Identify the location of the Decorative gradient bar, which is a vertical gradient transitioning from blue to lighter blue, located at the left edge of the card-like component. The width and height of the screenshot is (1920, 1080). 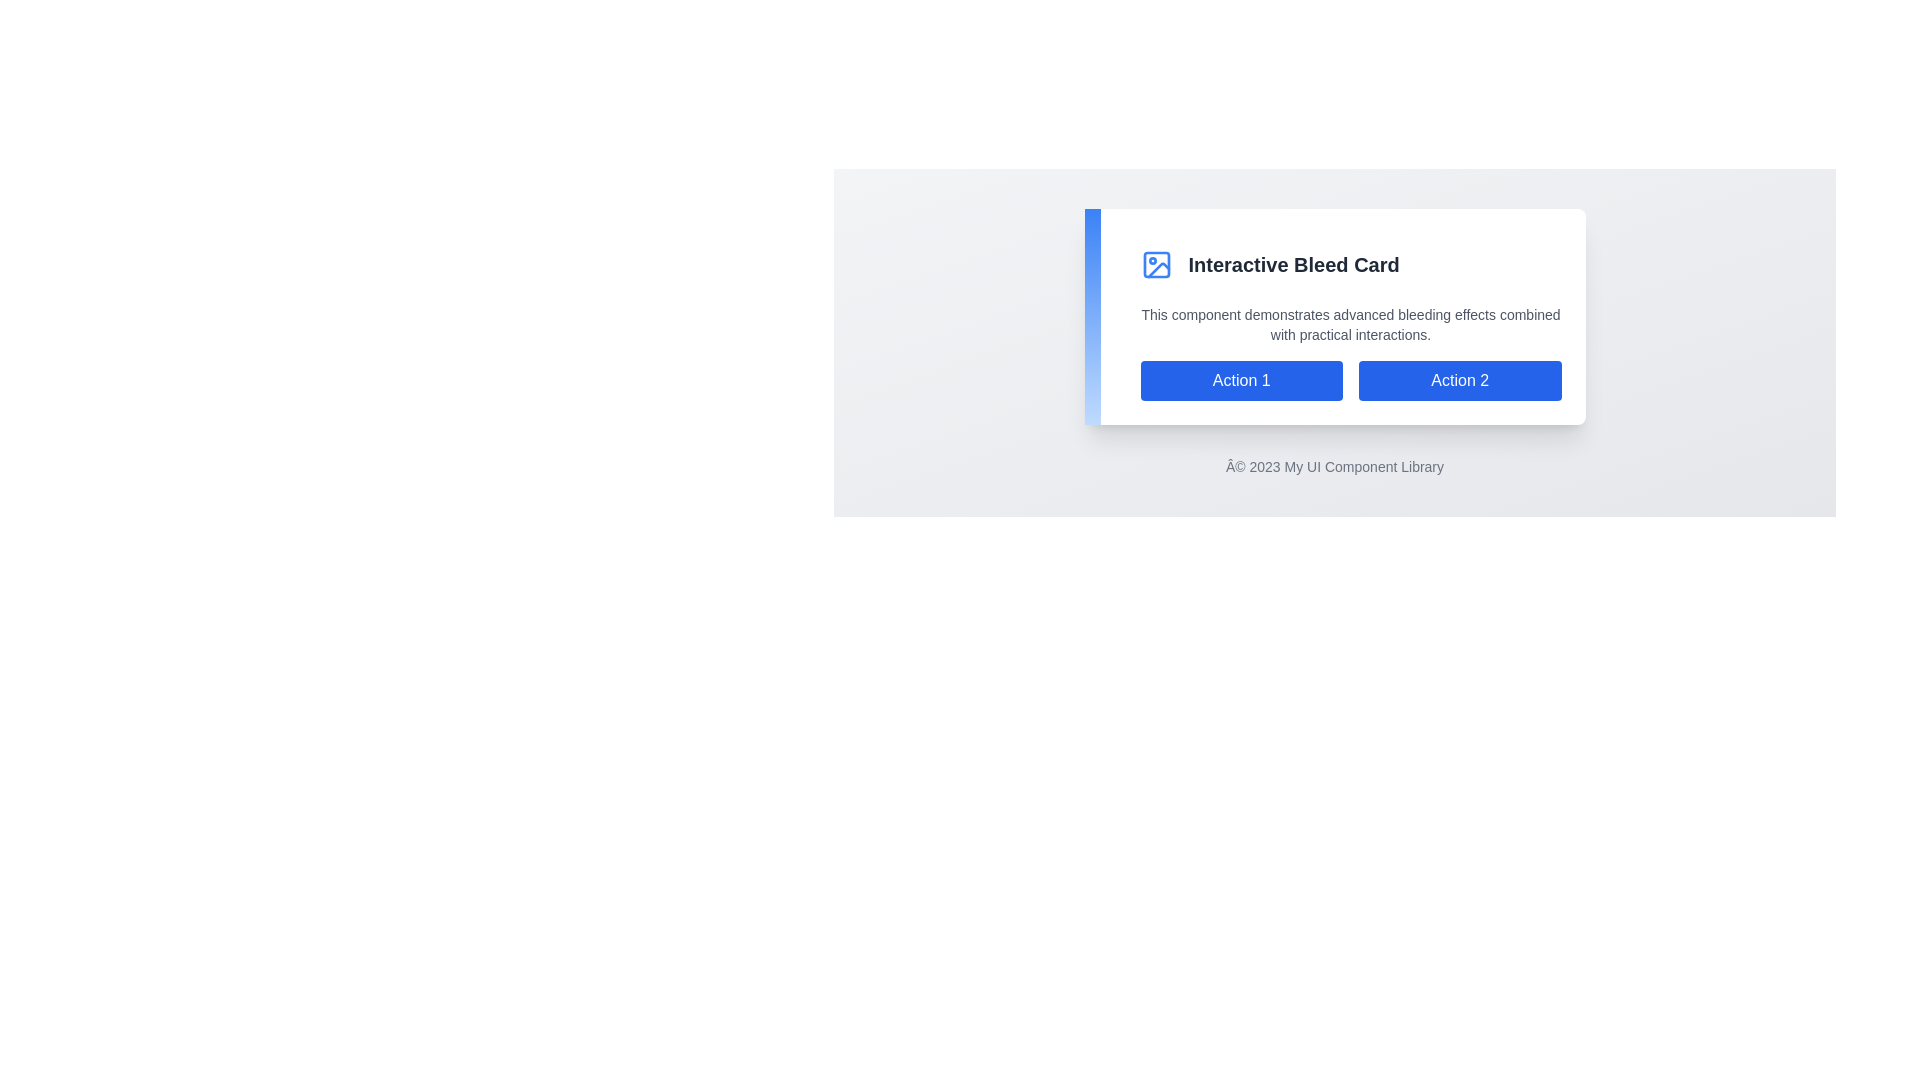
(1091, 315).